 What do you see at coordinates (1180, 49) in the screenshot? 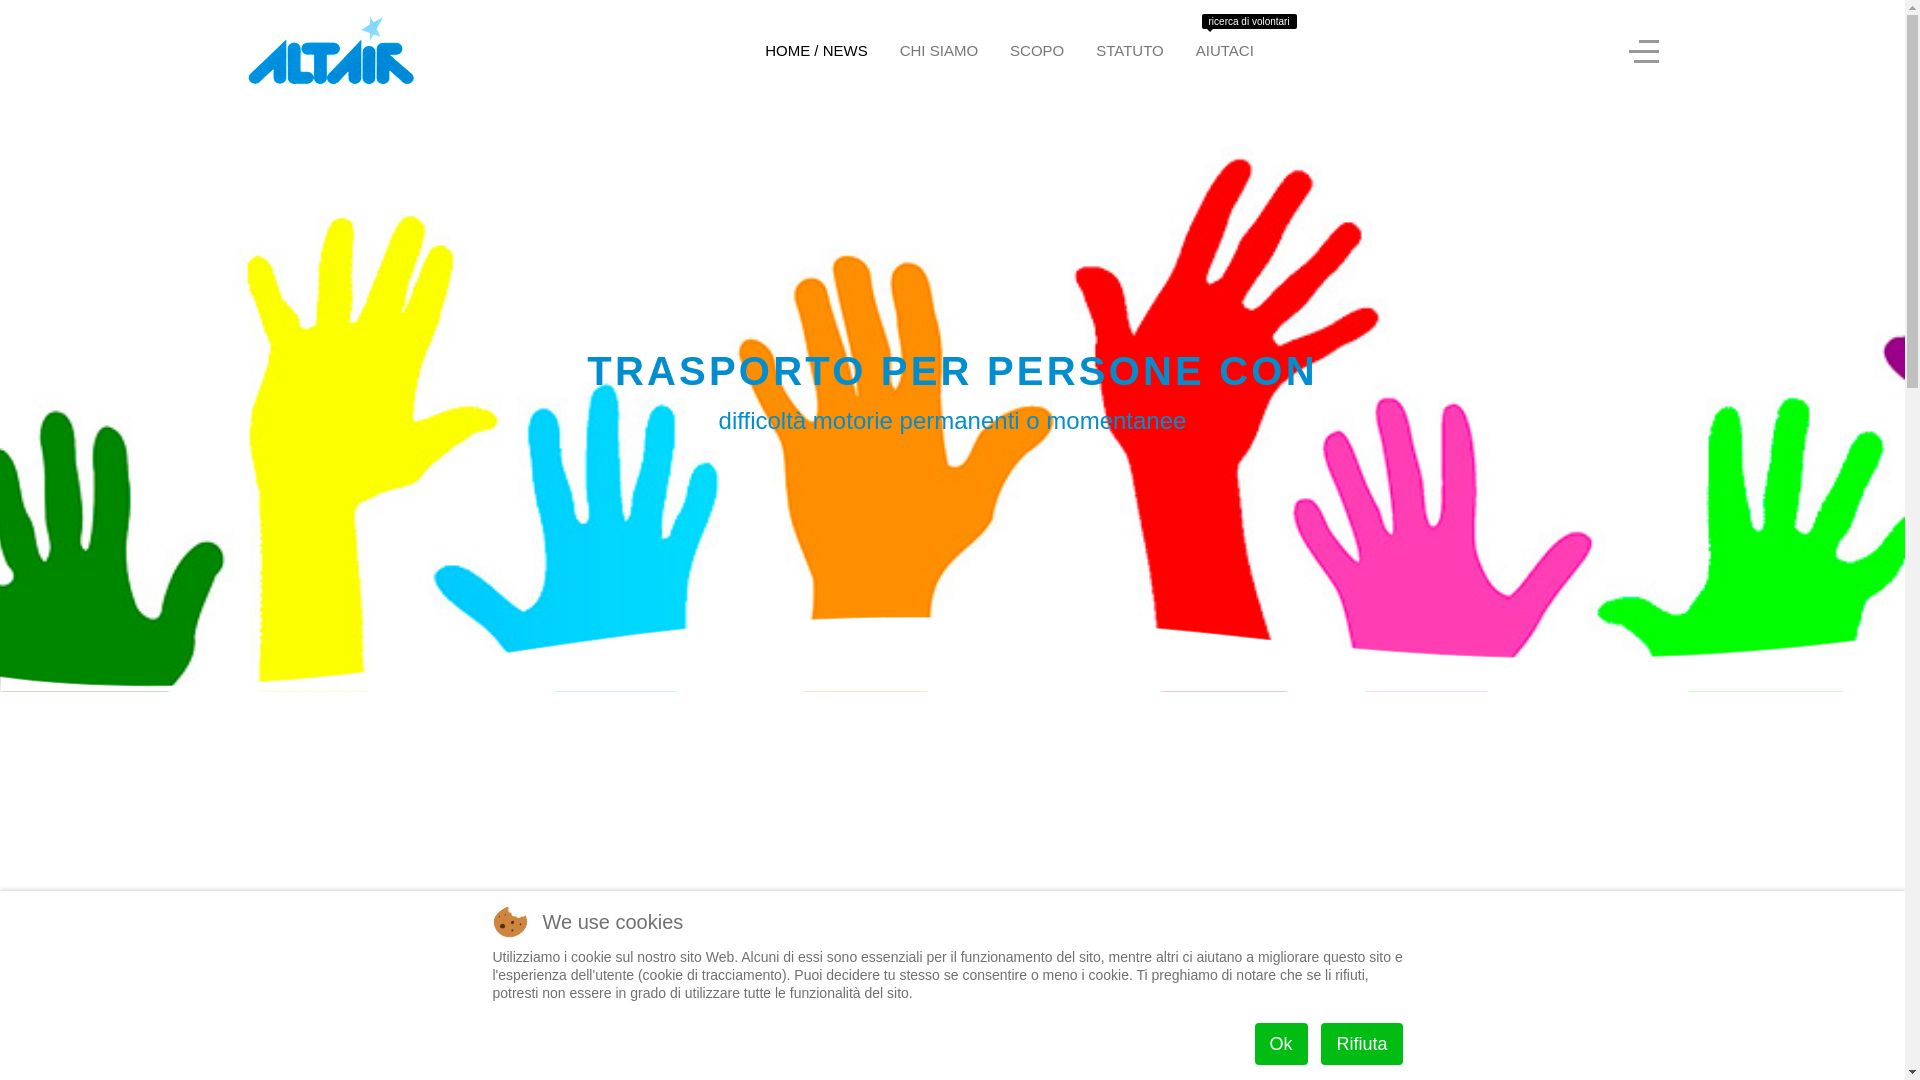
I see `'AIUTACI` at bounding box center [1180, 49].